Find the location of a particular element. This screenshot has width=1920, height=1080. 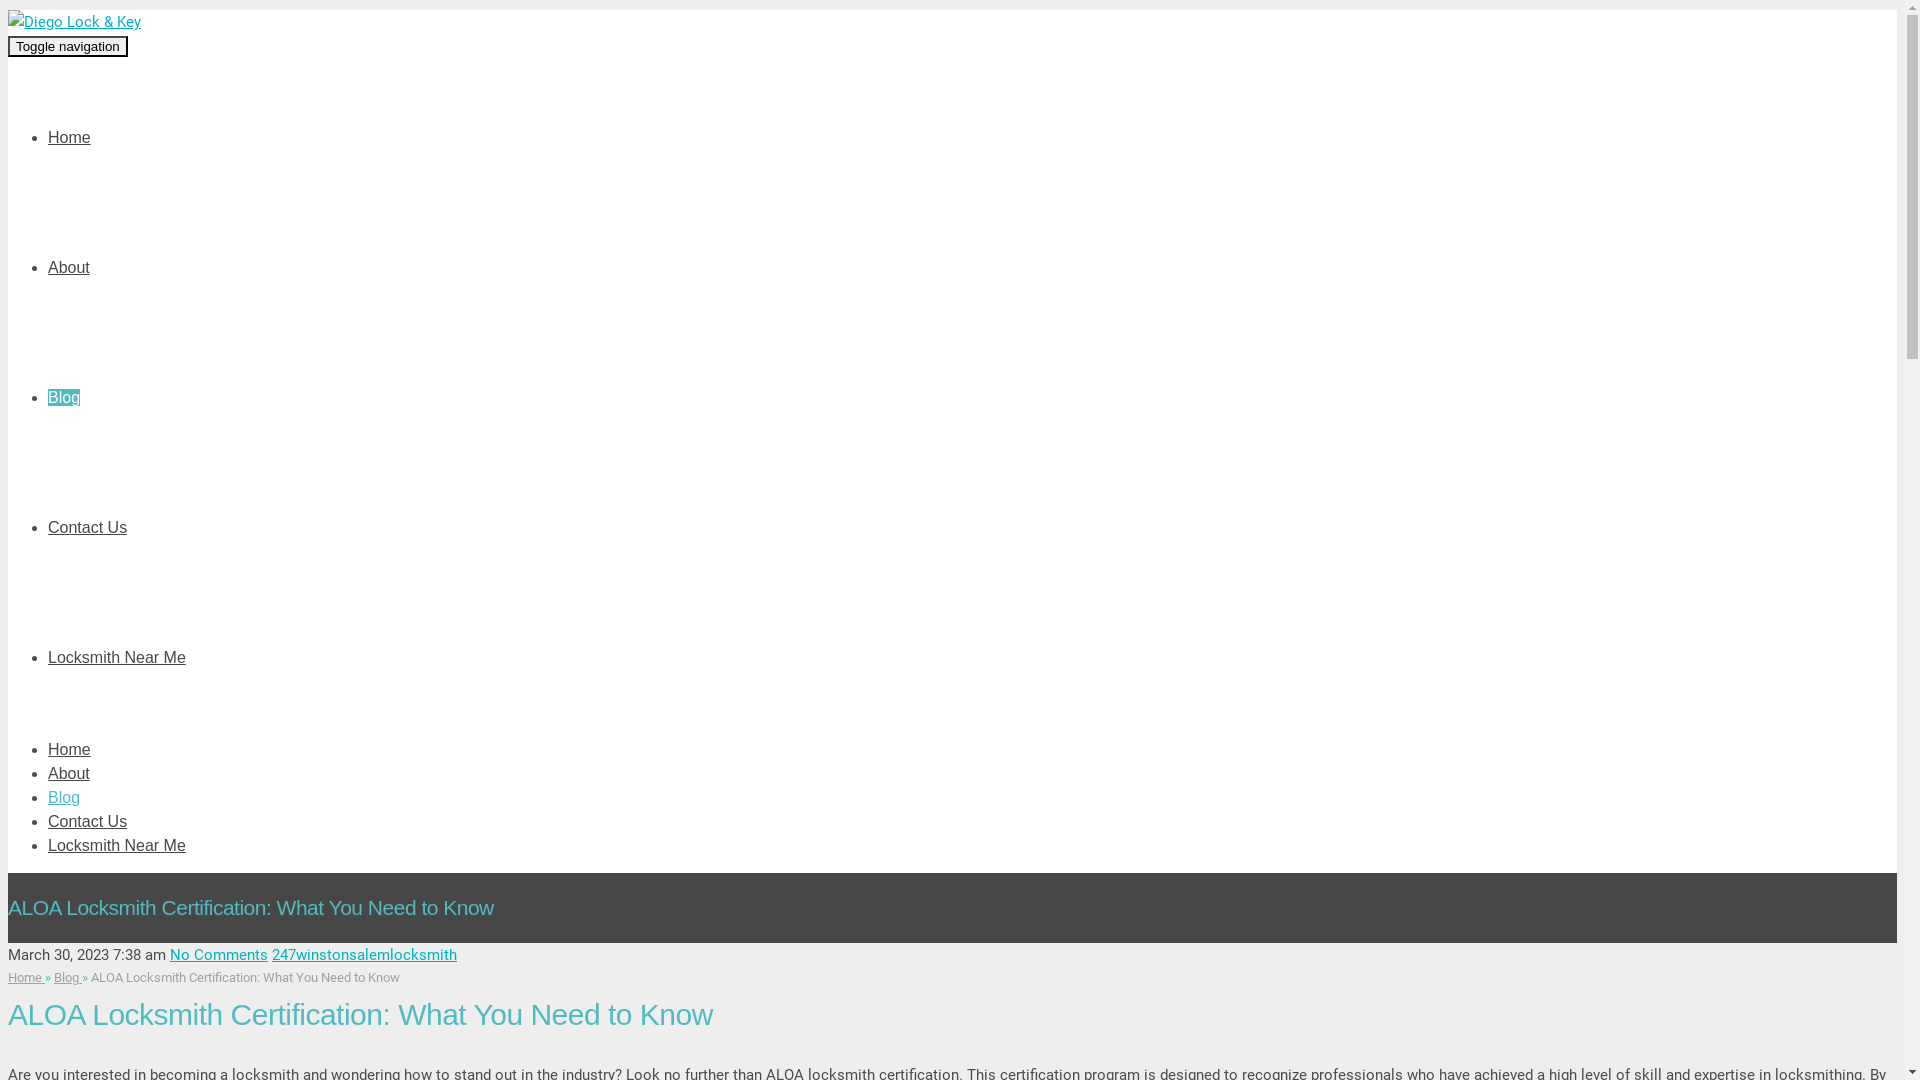

'Blog' is located at coordinates (67, 976).